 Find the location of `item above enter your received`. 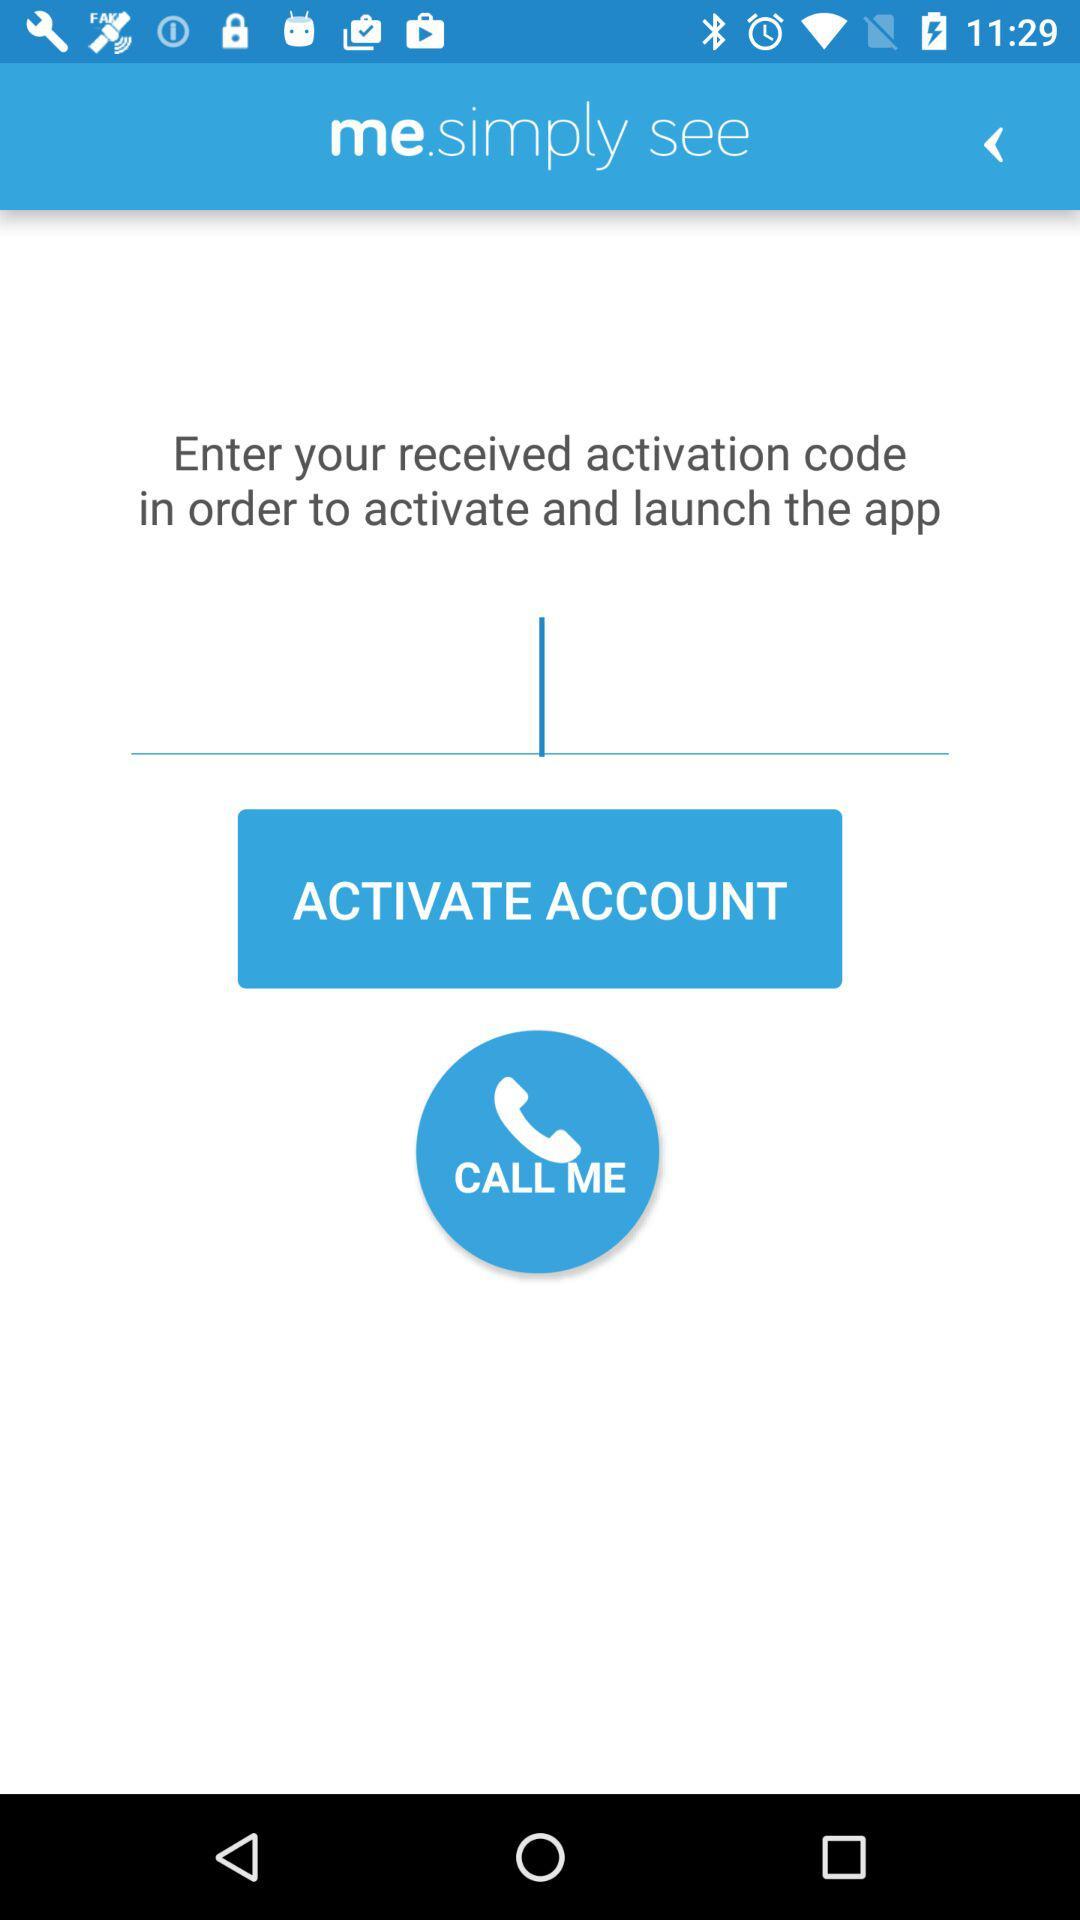

item above enter your received is located at coordinates (993, 143).